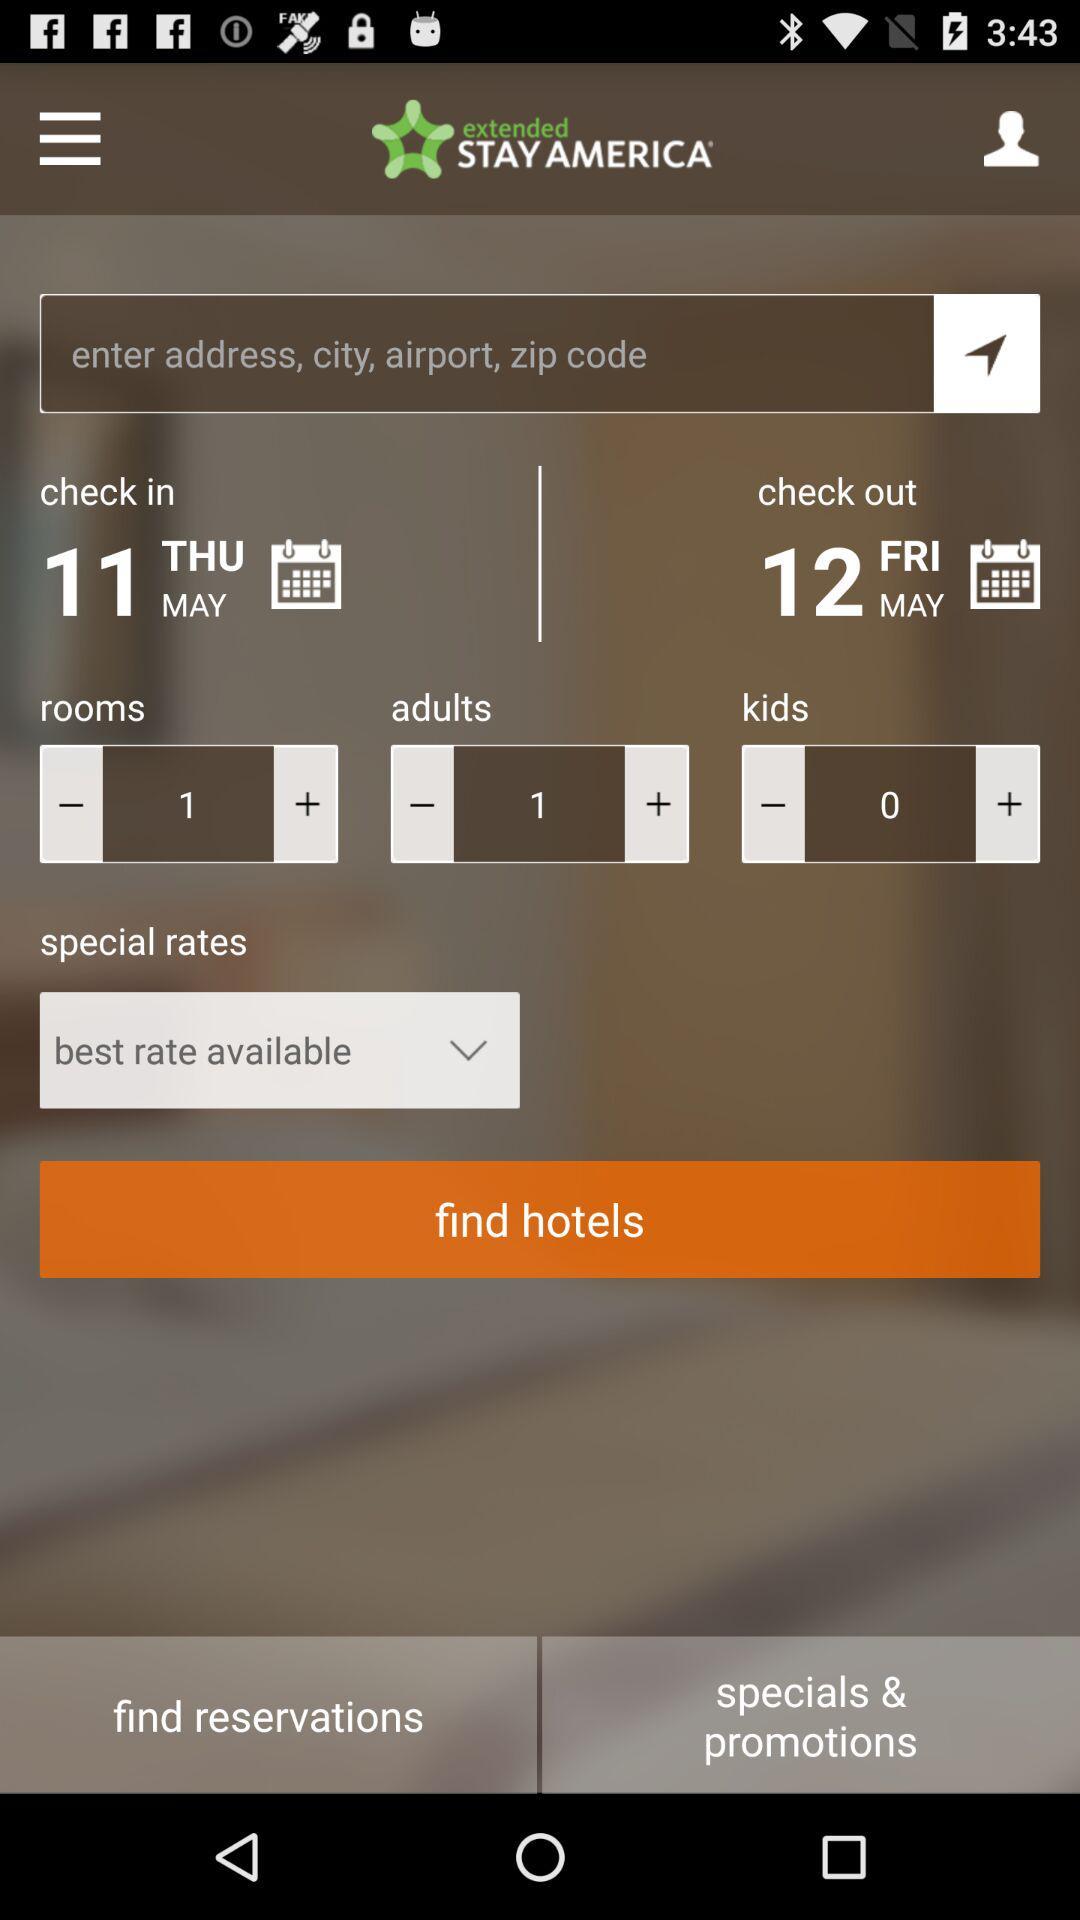  Describe the element at coordinates (986, 353) in the screenshot. I see `search` at that location.